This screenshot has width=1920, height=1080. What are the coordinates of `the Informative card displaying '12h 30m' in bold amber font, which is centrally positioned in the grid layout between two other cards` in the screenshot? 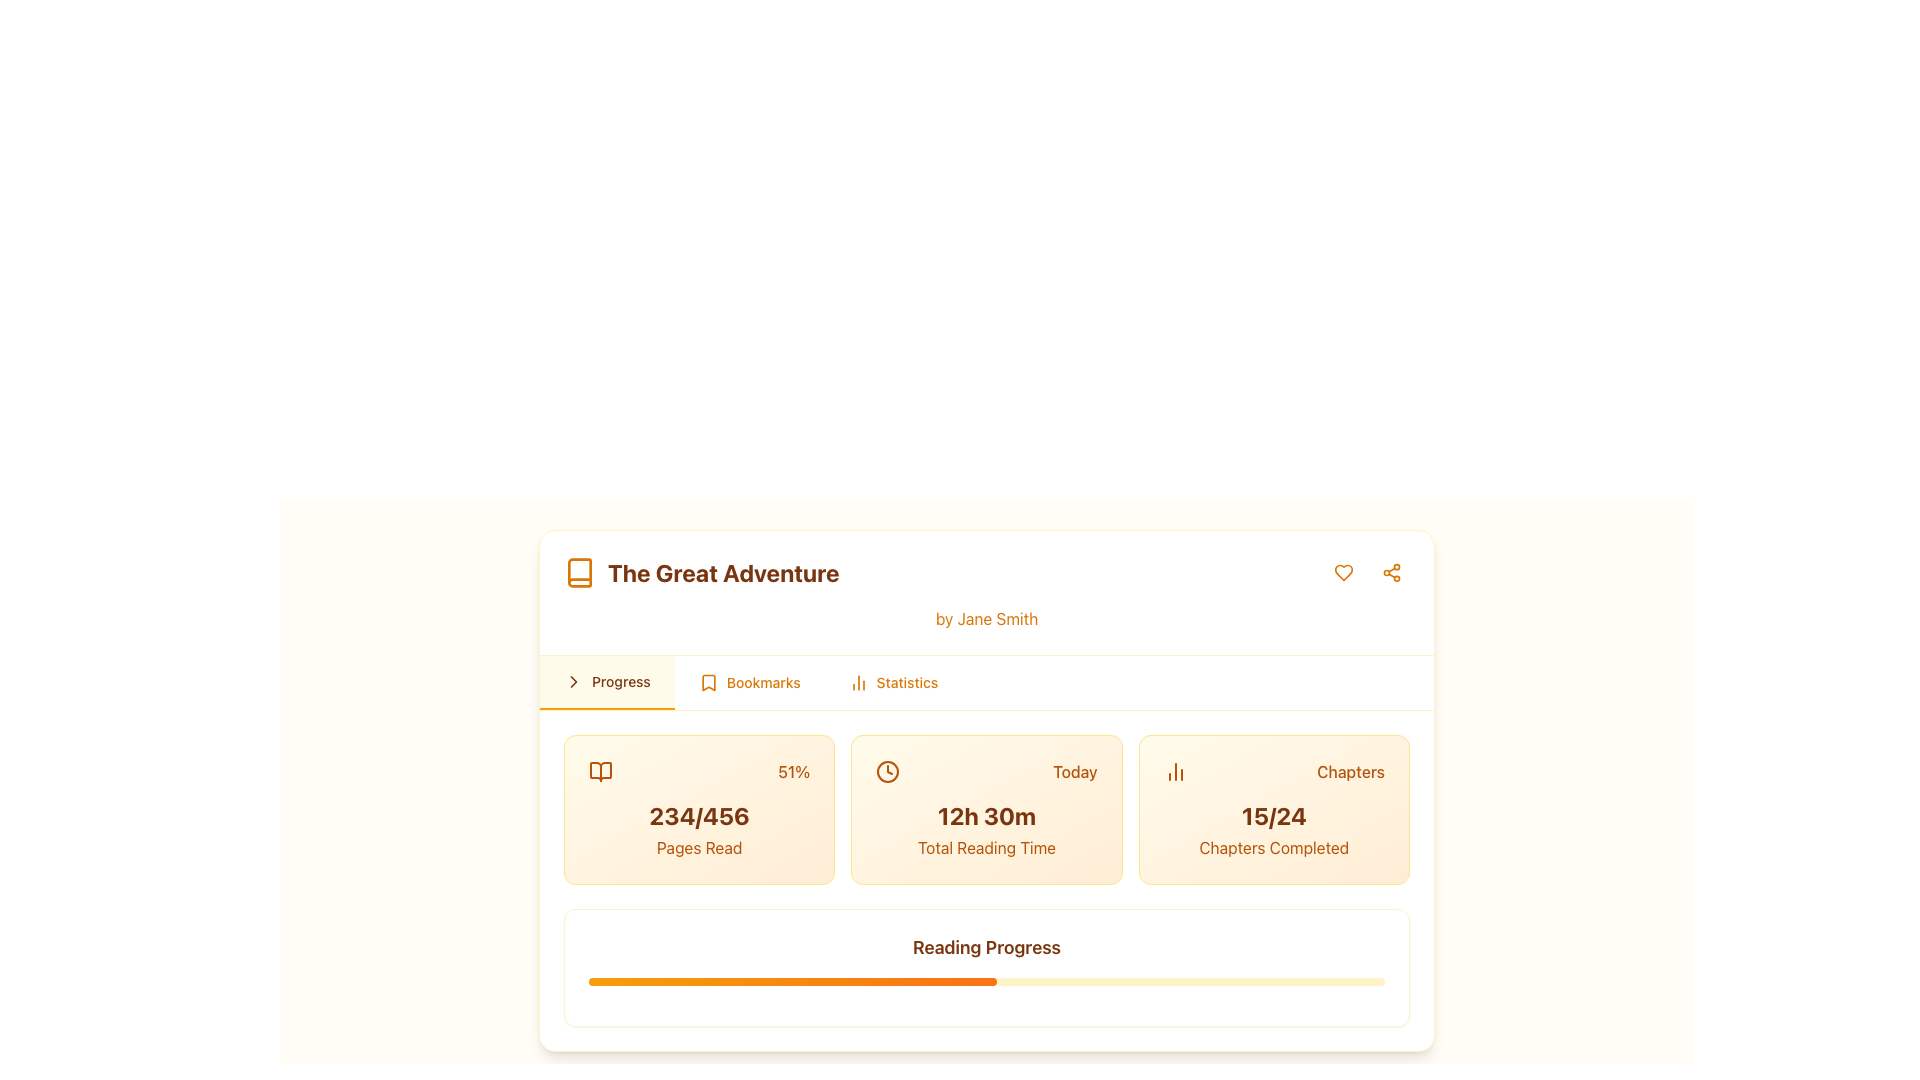 It's located at (987, 810).